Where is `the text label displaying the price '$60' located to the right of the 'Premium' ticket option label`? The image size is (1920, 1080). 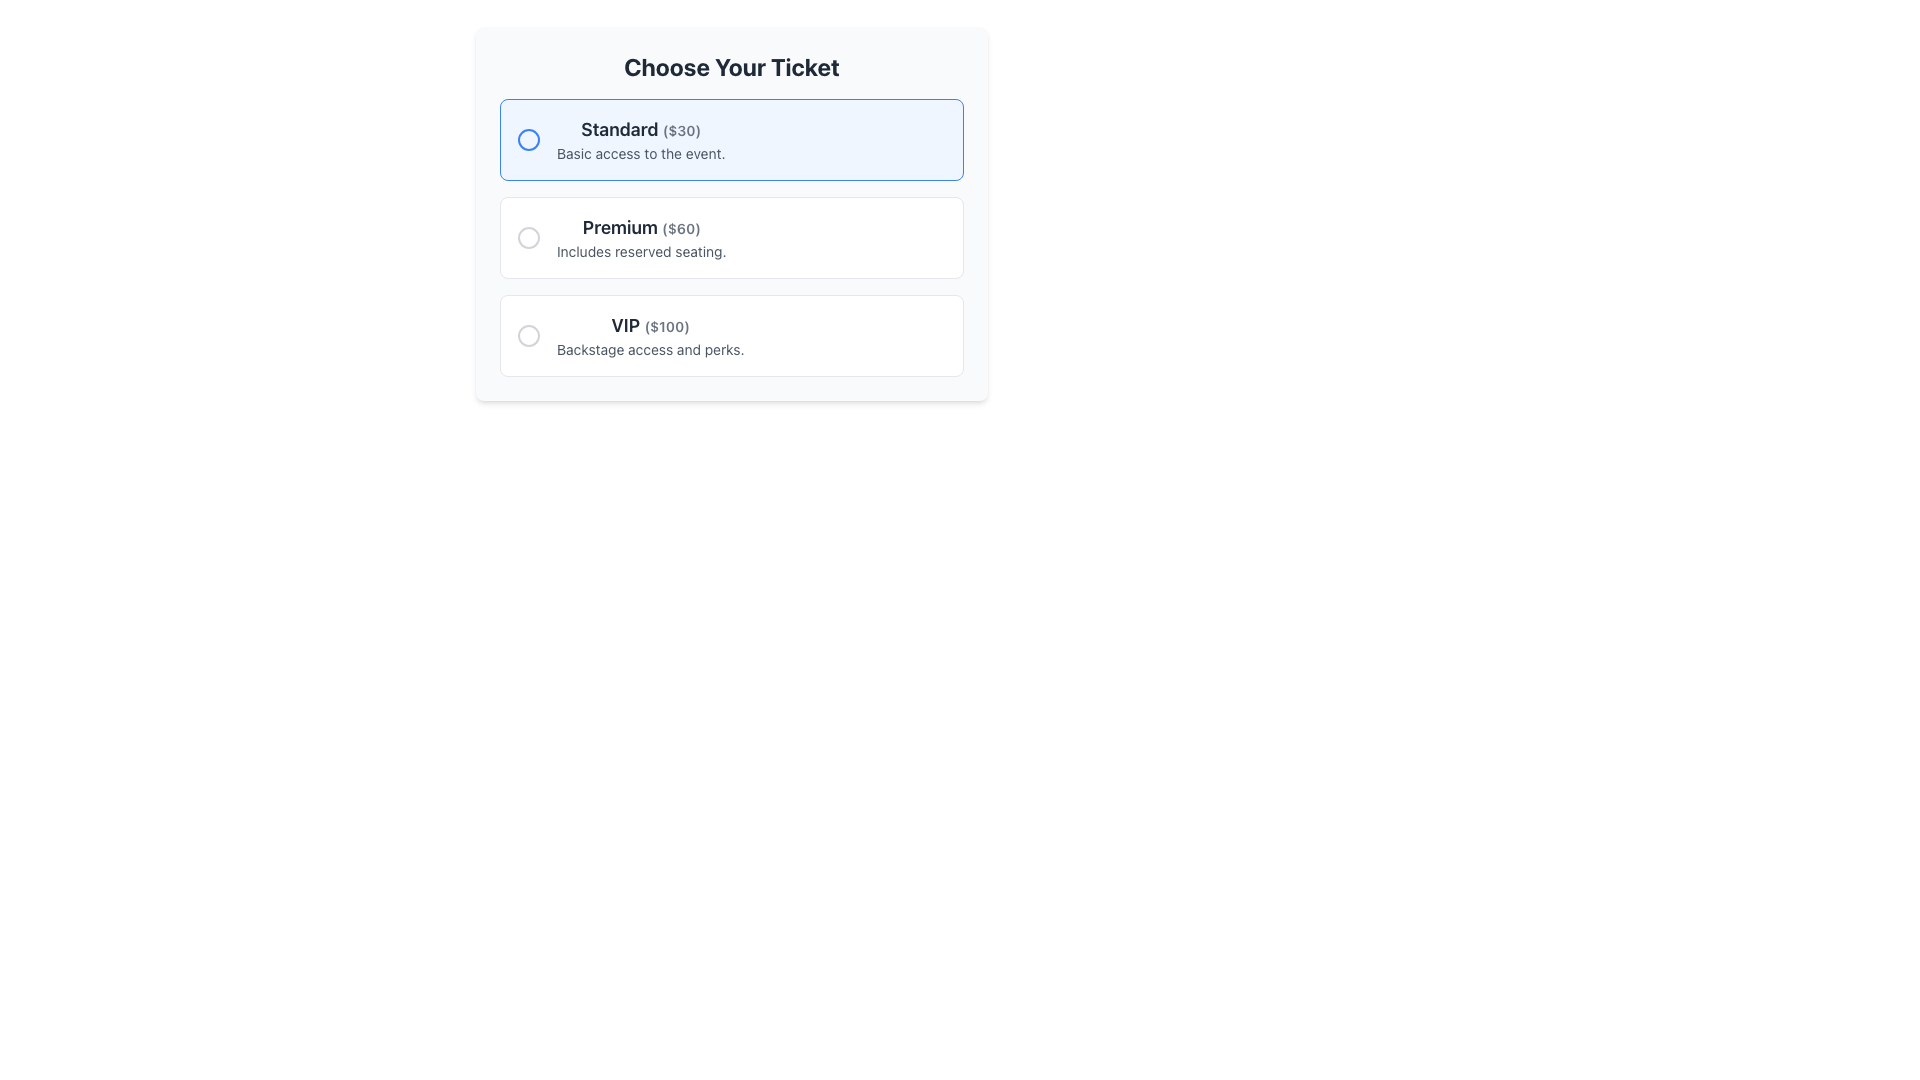
the text label displaying the price '$60' located to the right of the 'Premium' ticket option label is located at coordinates (681, 227).